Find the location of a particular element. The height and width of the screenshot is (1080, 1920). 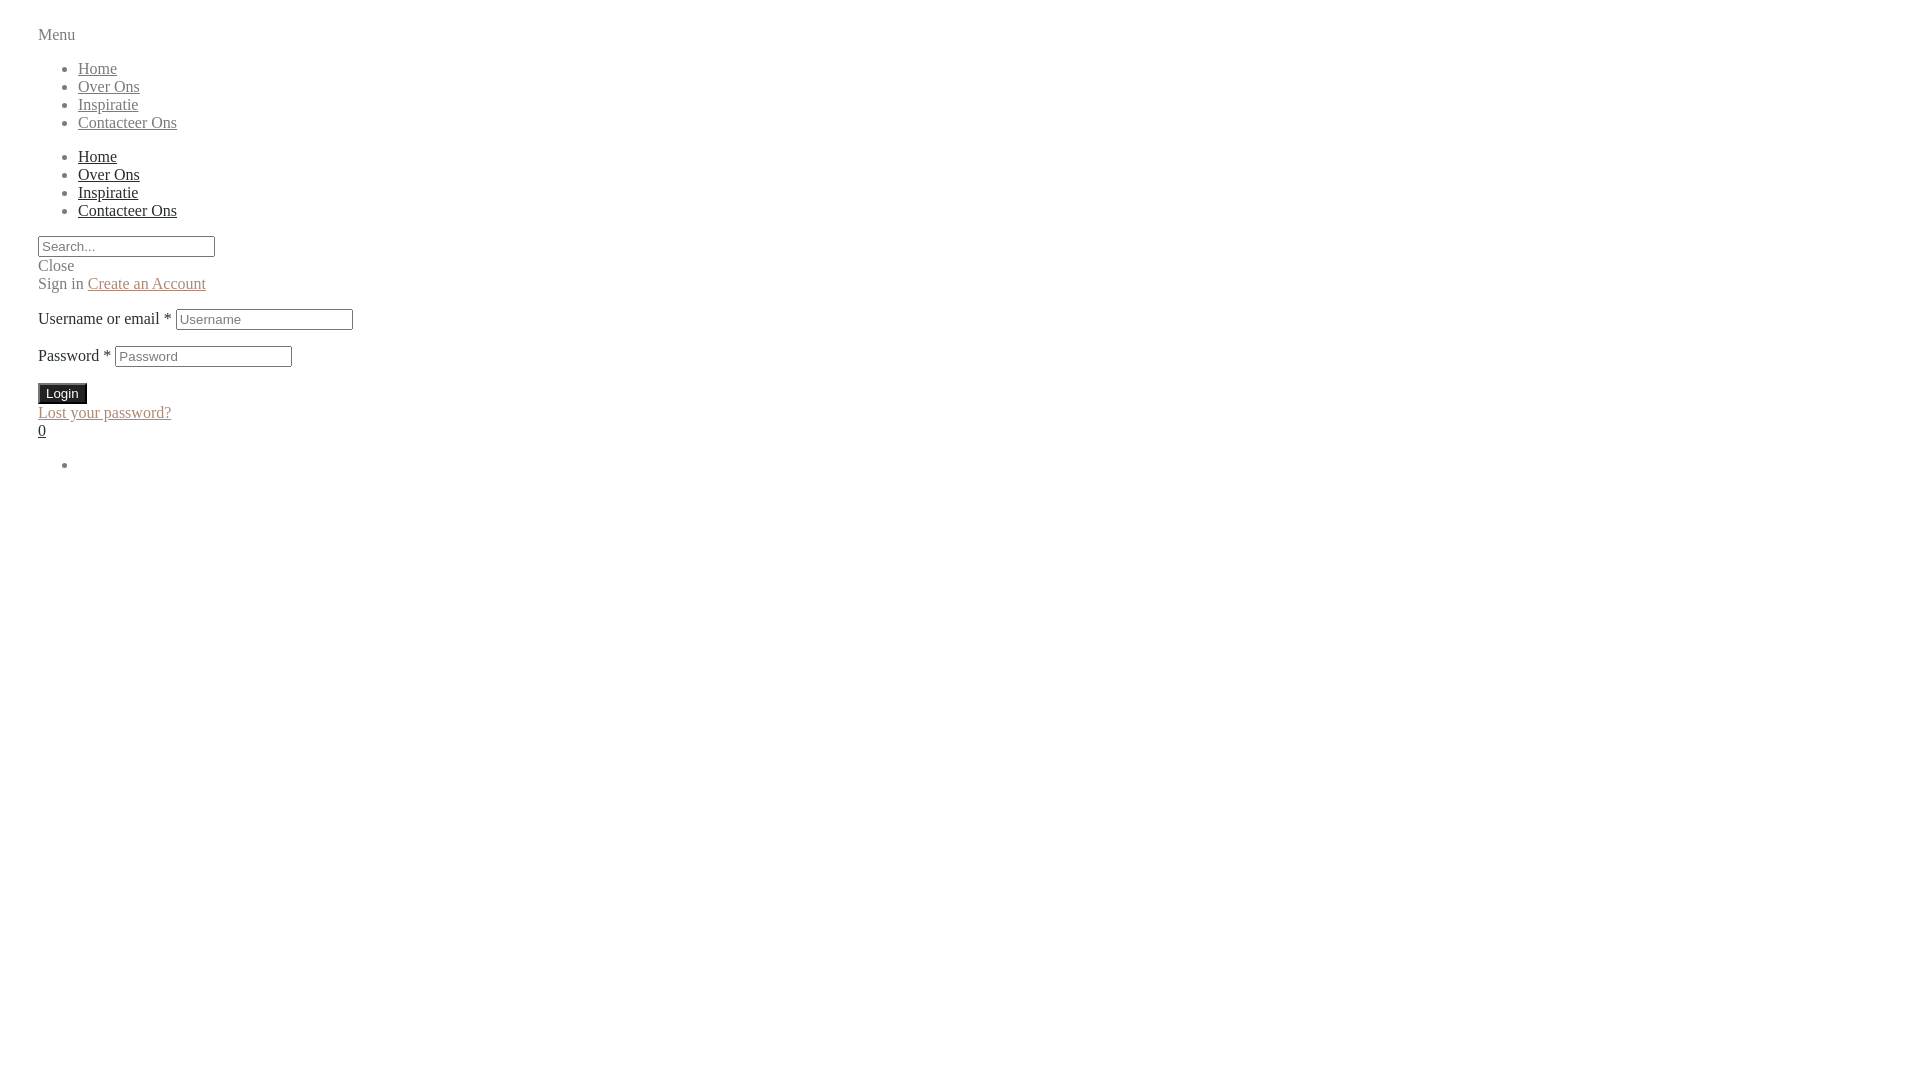

'Contacteer Ons' is located at coordinates (126, 210).